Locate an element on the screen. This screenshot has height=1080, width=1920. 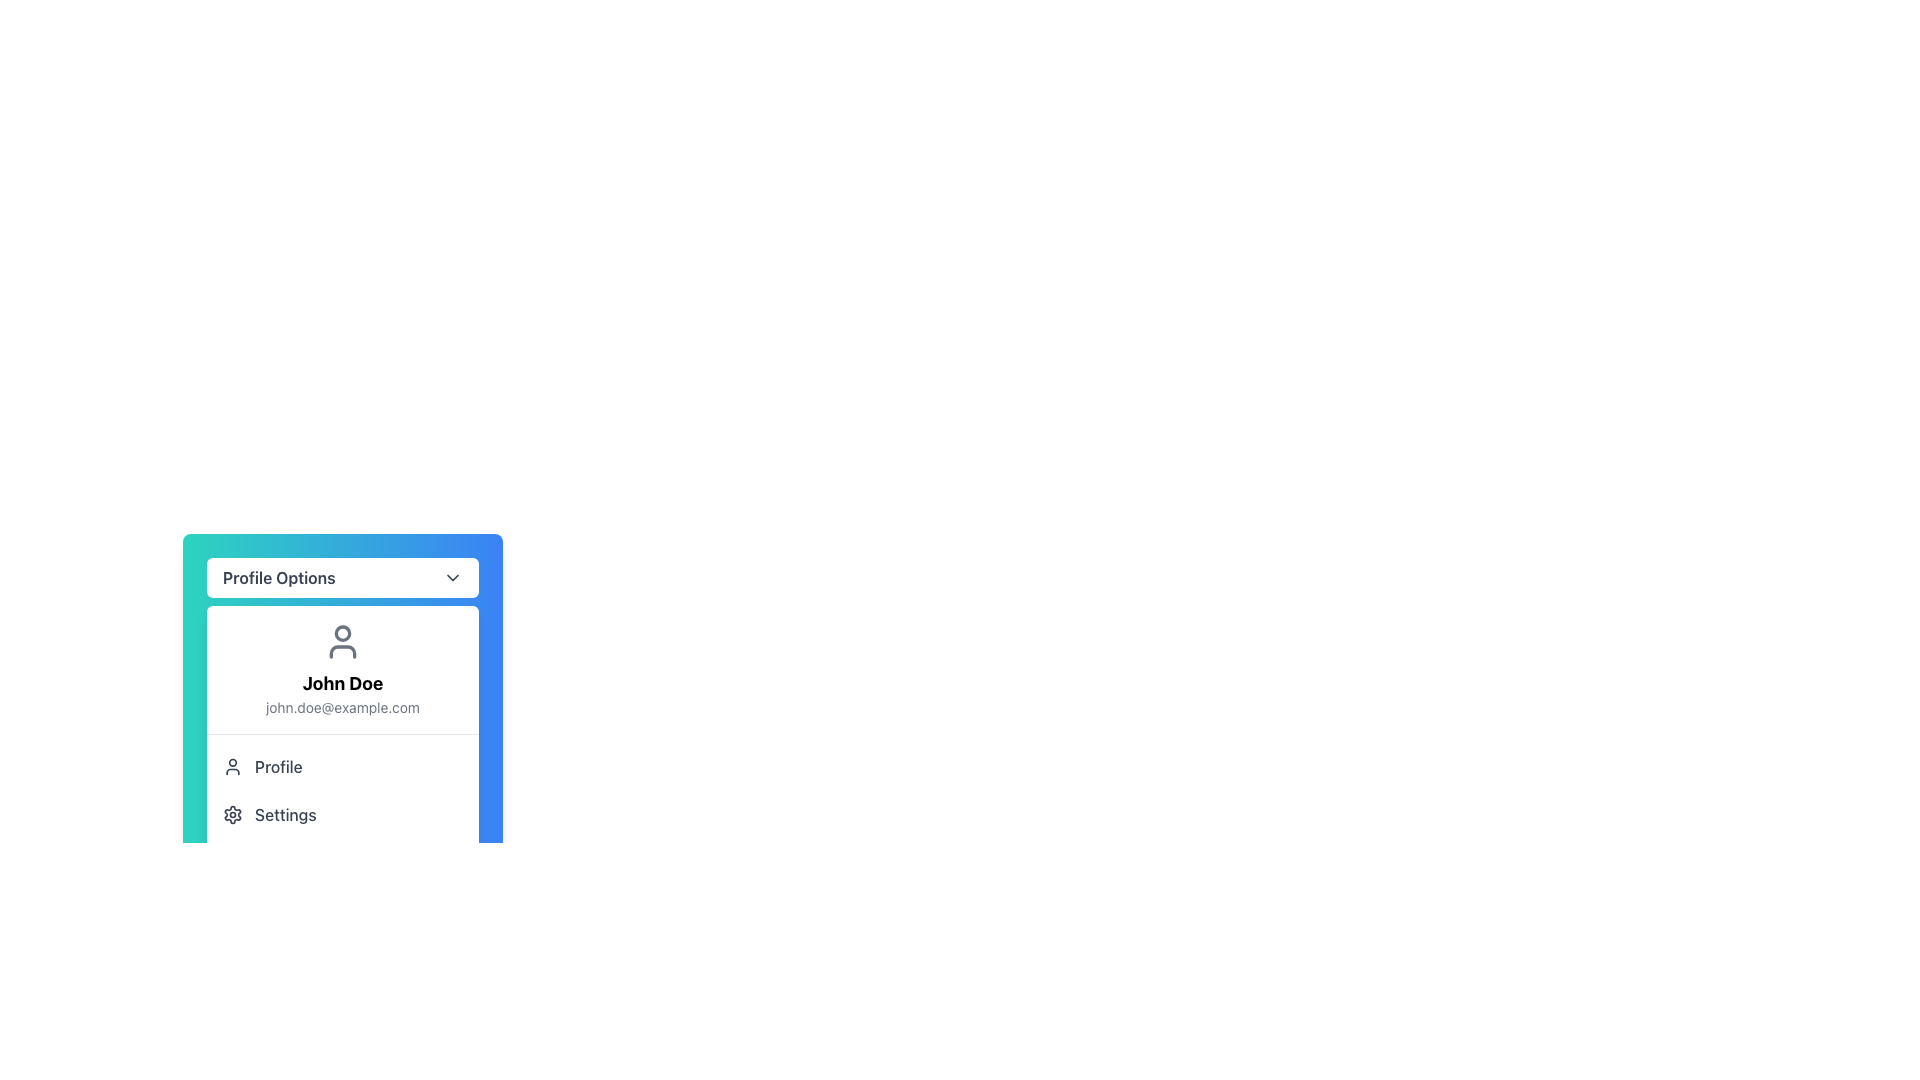
the 'Settings' label located directly below the 'Profile' list item in the dropdown menu is located at coordinates (284, 814).